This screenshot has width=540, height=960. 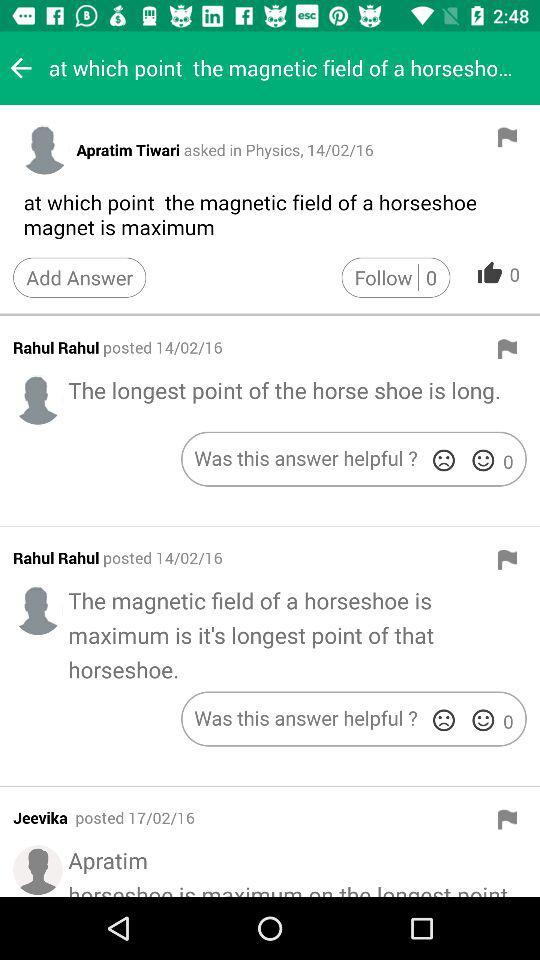 What do you see at coordinates (38, 398) in the screenshot?
I see `profile photo` at bounding box center [38, 398].